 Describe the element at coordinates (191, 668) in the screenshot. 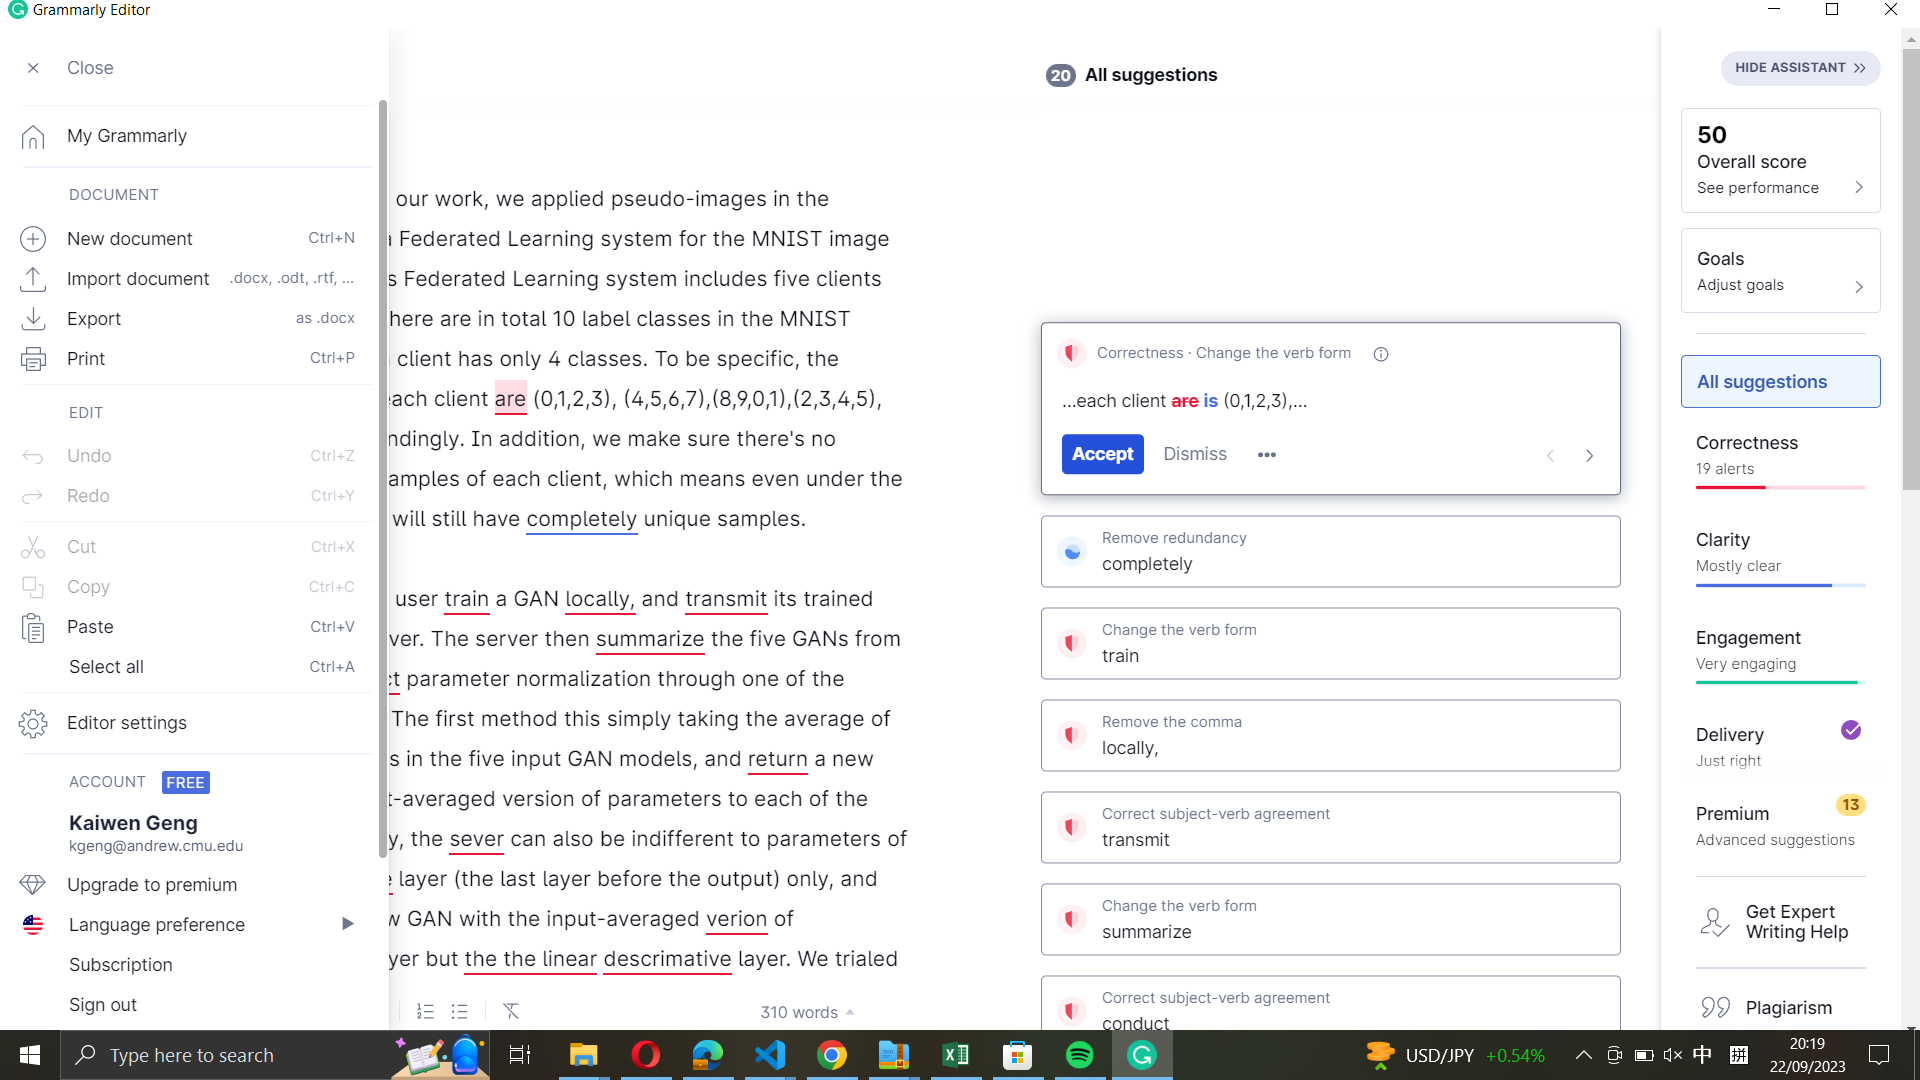

I see `all text` at that location.